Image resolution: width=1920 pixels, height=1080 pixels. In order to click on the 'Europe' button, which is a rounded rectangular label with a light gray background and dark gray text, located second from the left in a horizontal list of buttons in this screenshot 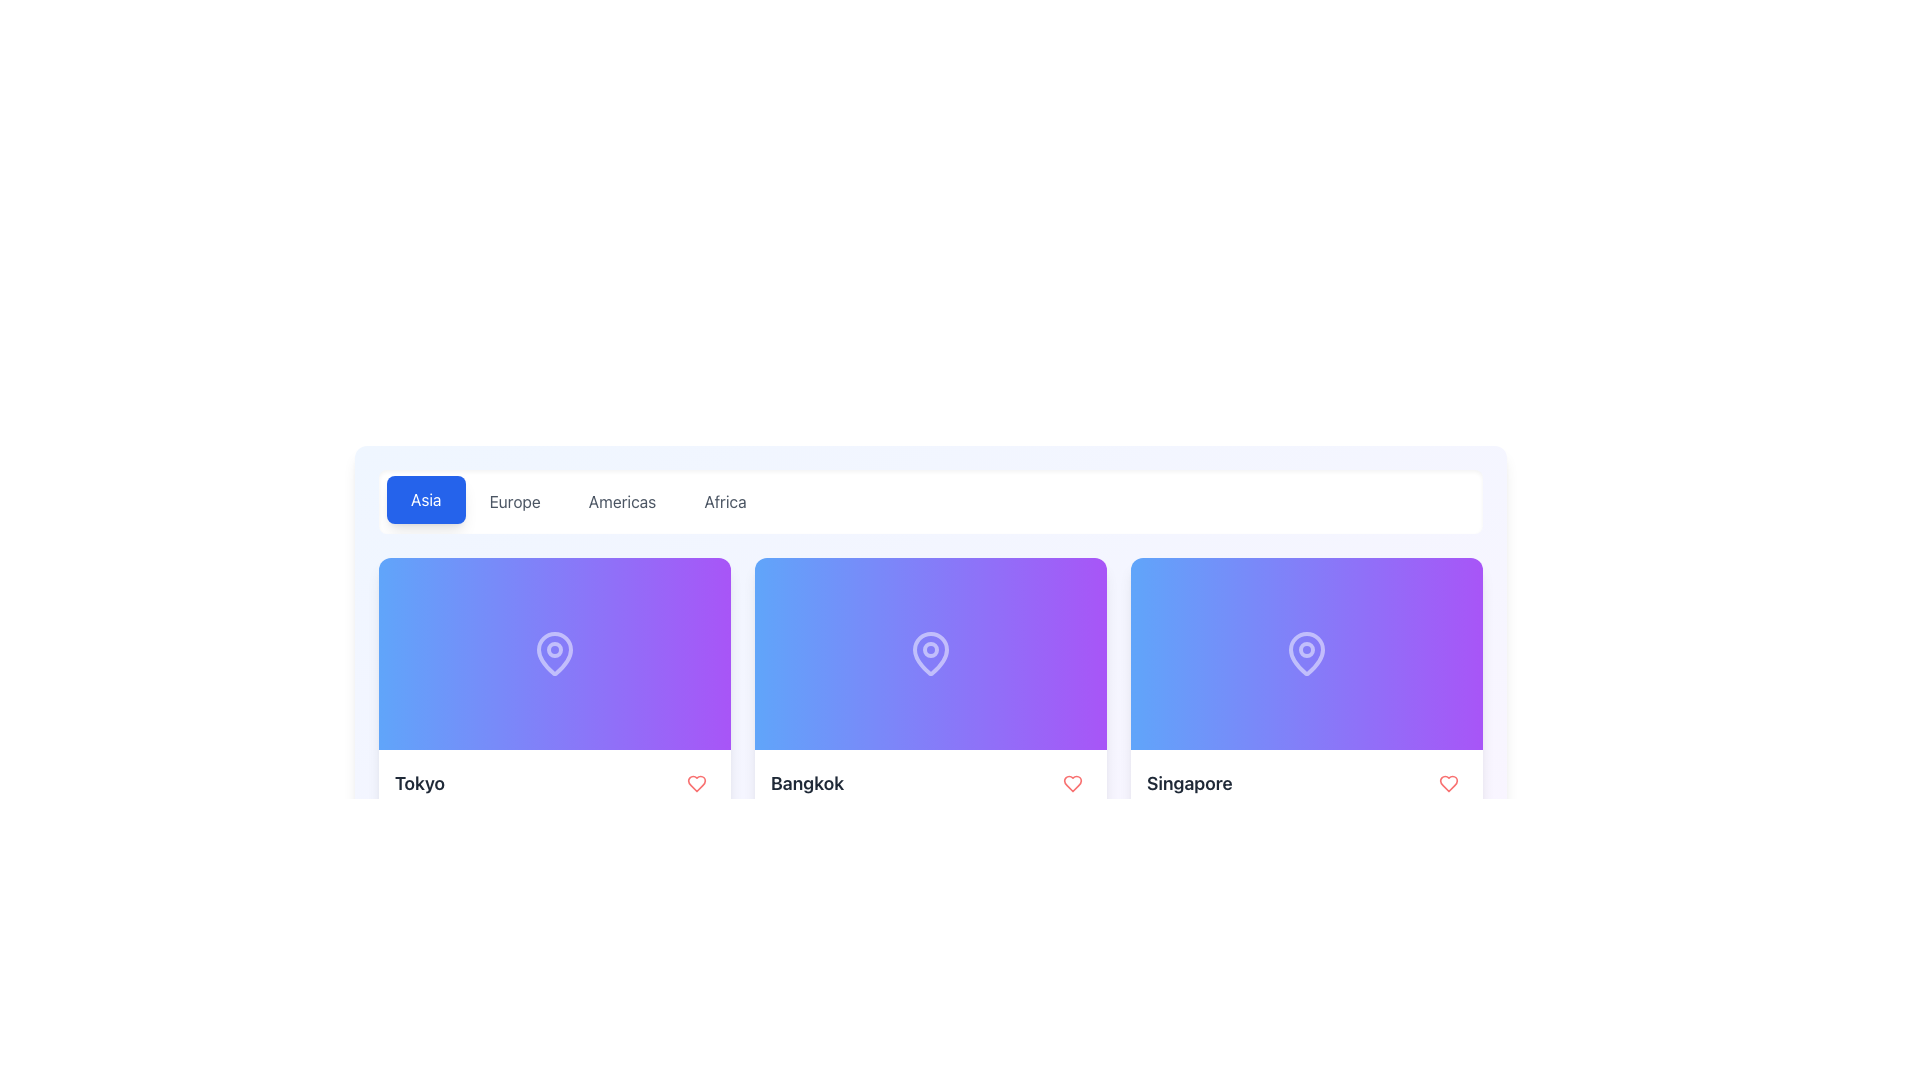, I will do `click(515, 500)`.